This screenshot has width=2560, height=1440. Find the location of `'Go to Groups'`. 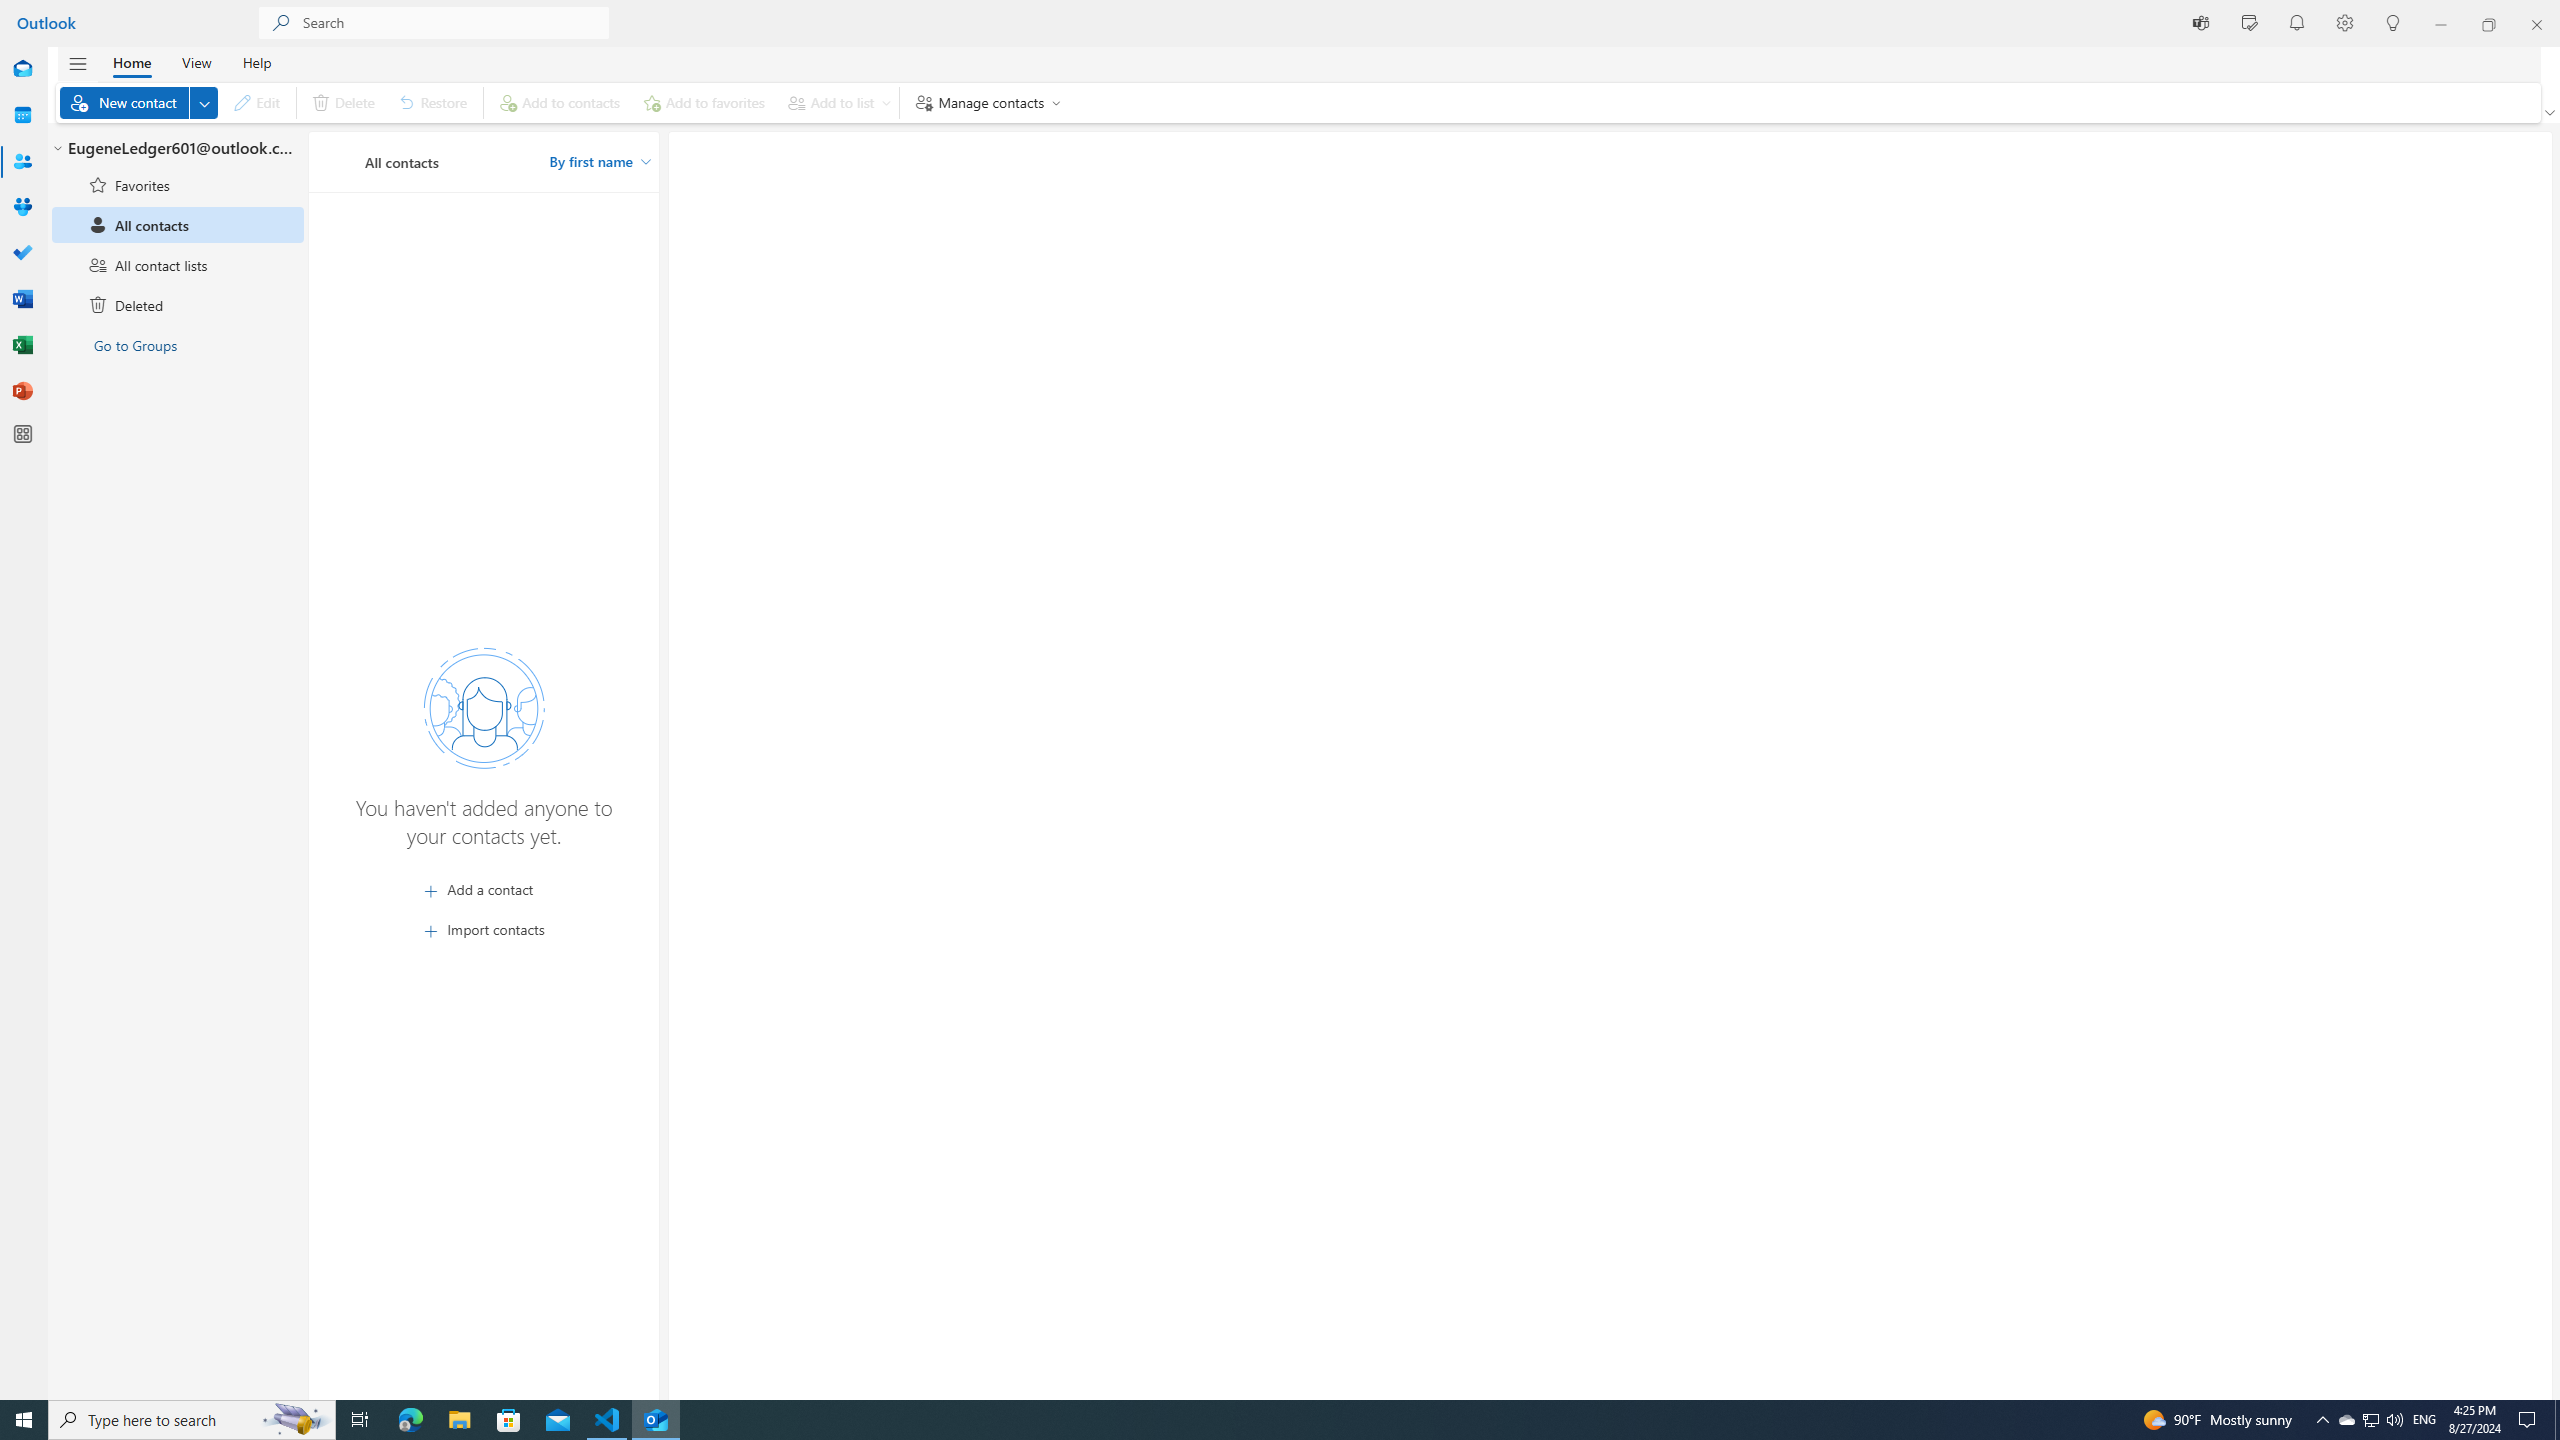

'Go to Groups' is located at coordinates (176, 344).